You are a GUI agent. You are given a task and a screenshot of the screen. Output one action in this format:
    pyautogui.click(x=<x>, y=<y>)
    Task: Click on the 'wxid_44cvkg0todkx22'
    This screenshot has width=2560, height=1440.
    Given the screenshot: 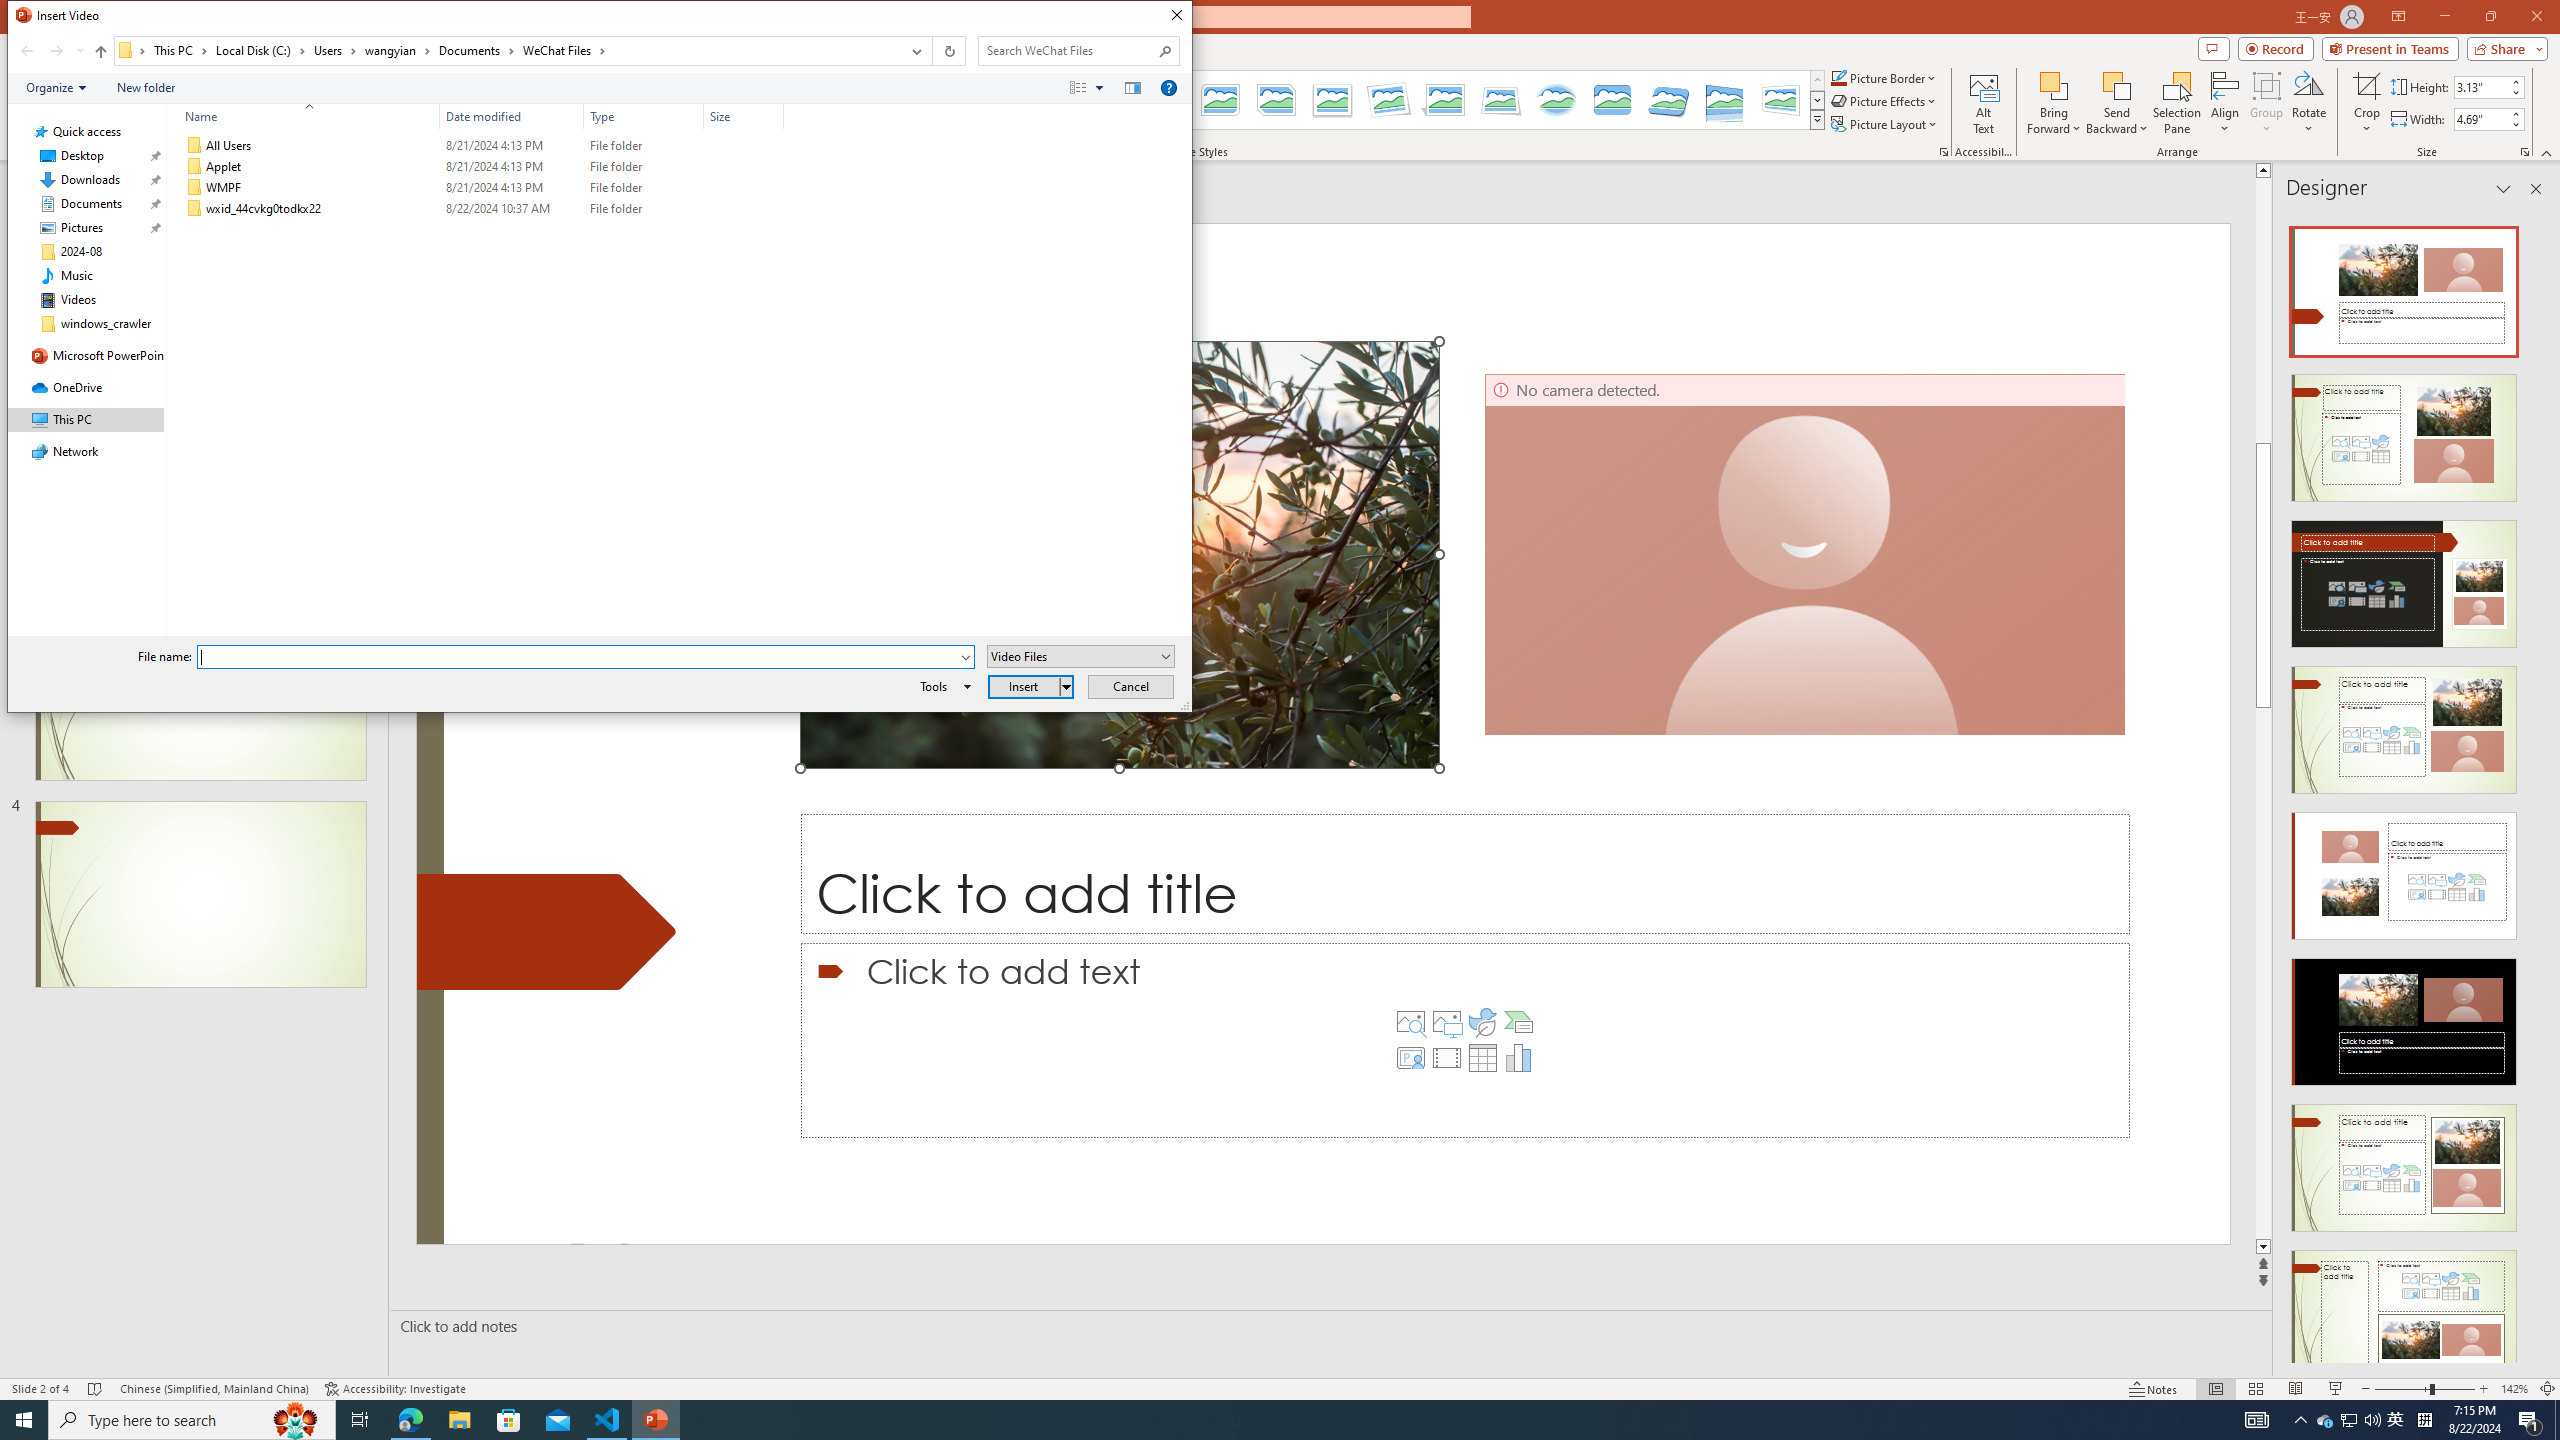 What is the action you would take?
    pyautogui.click(x=481, y=208)
    